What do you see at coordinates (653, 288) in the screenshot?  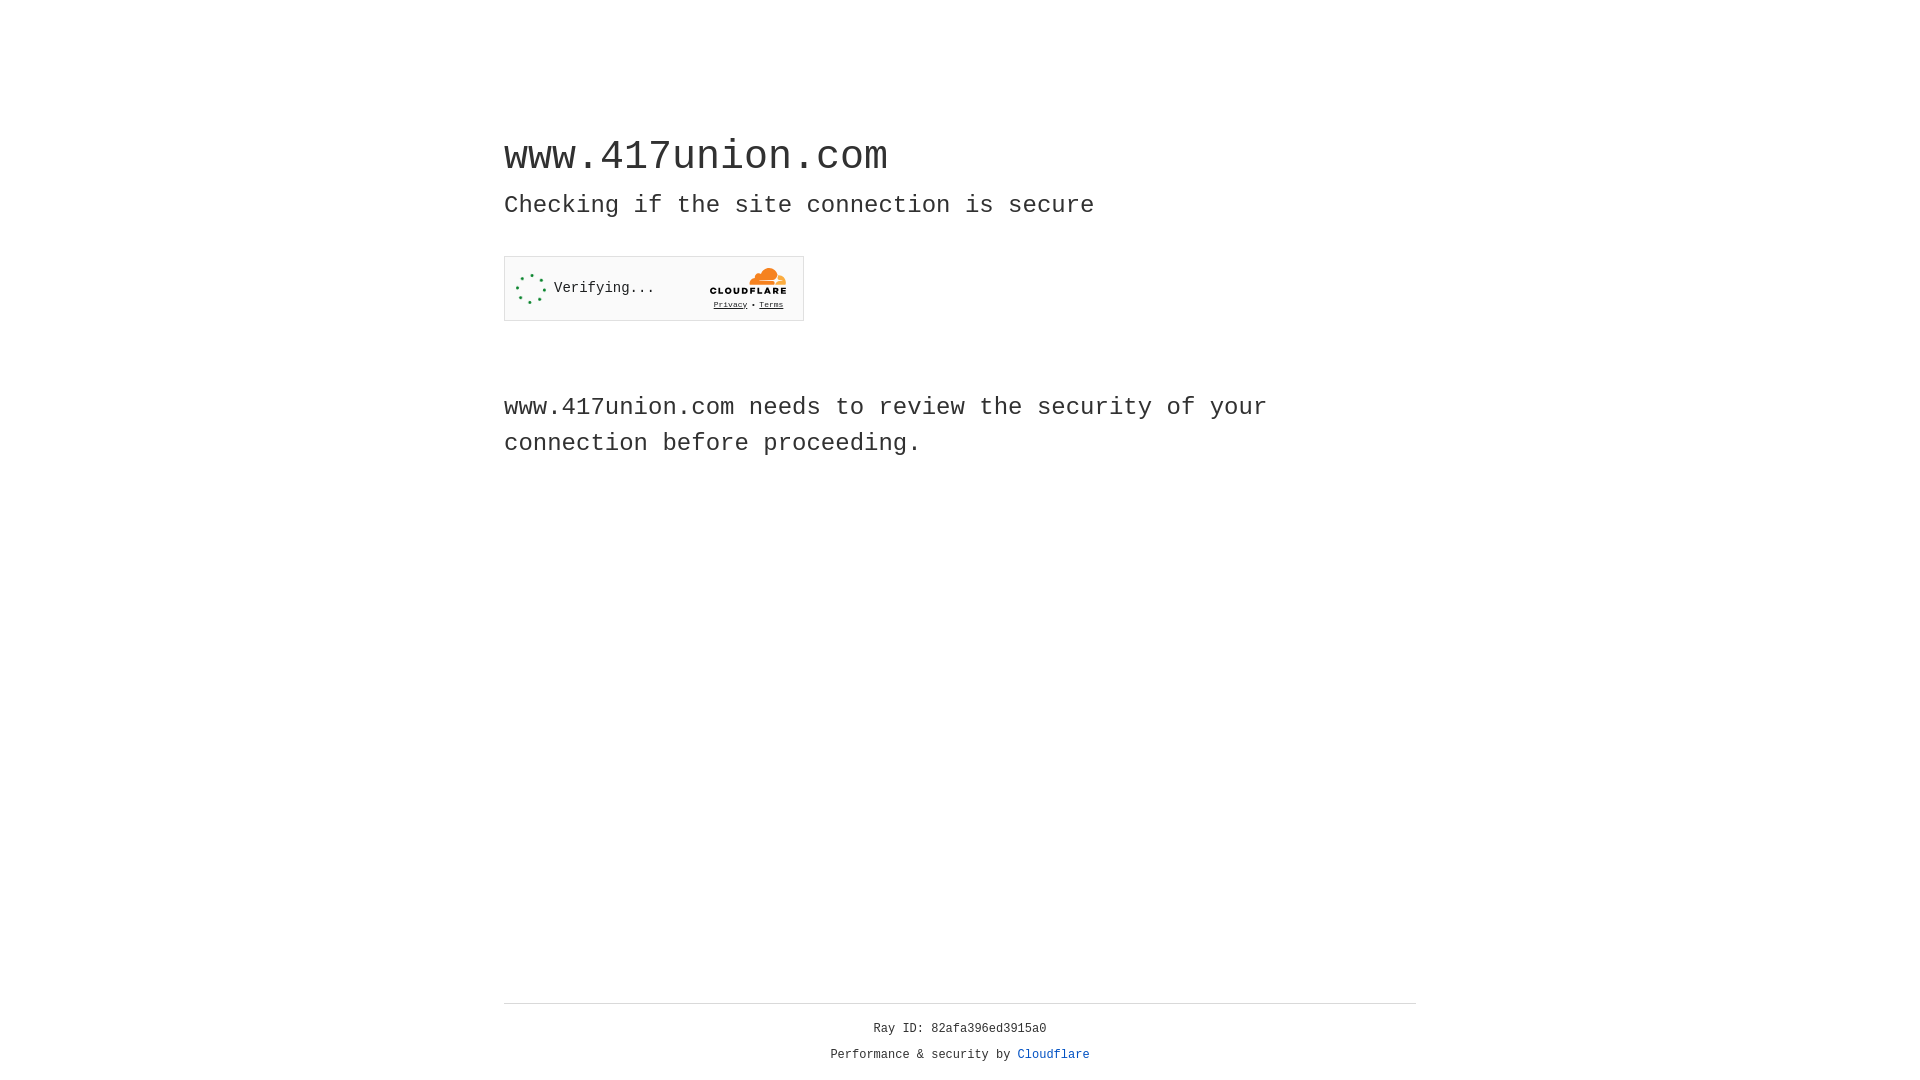 I see `'Widget containing a Cloudflare security challenge'` at bounding box center [653, 288].